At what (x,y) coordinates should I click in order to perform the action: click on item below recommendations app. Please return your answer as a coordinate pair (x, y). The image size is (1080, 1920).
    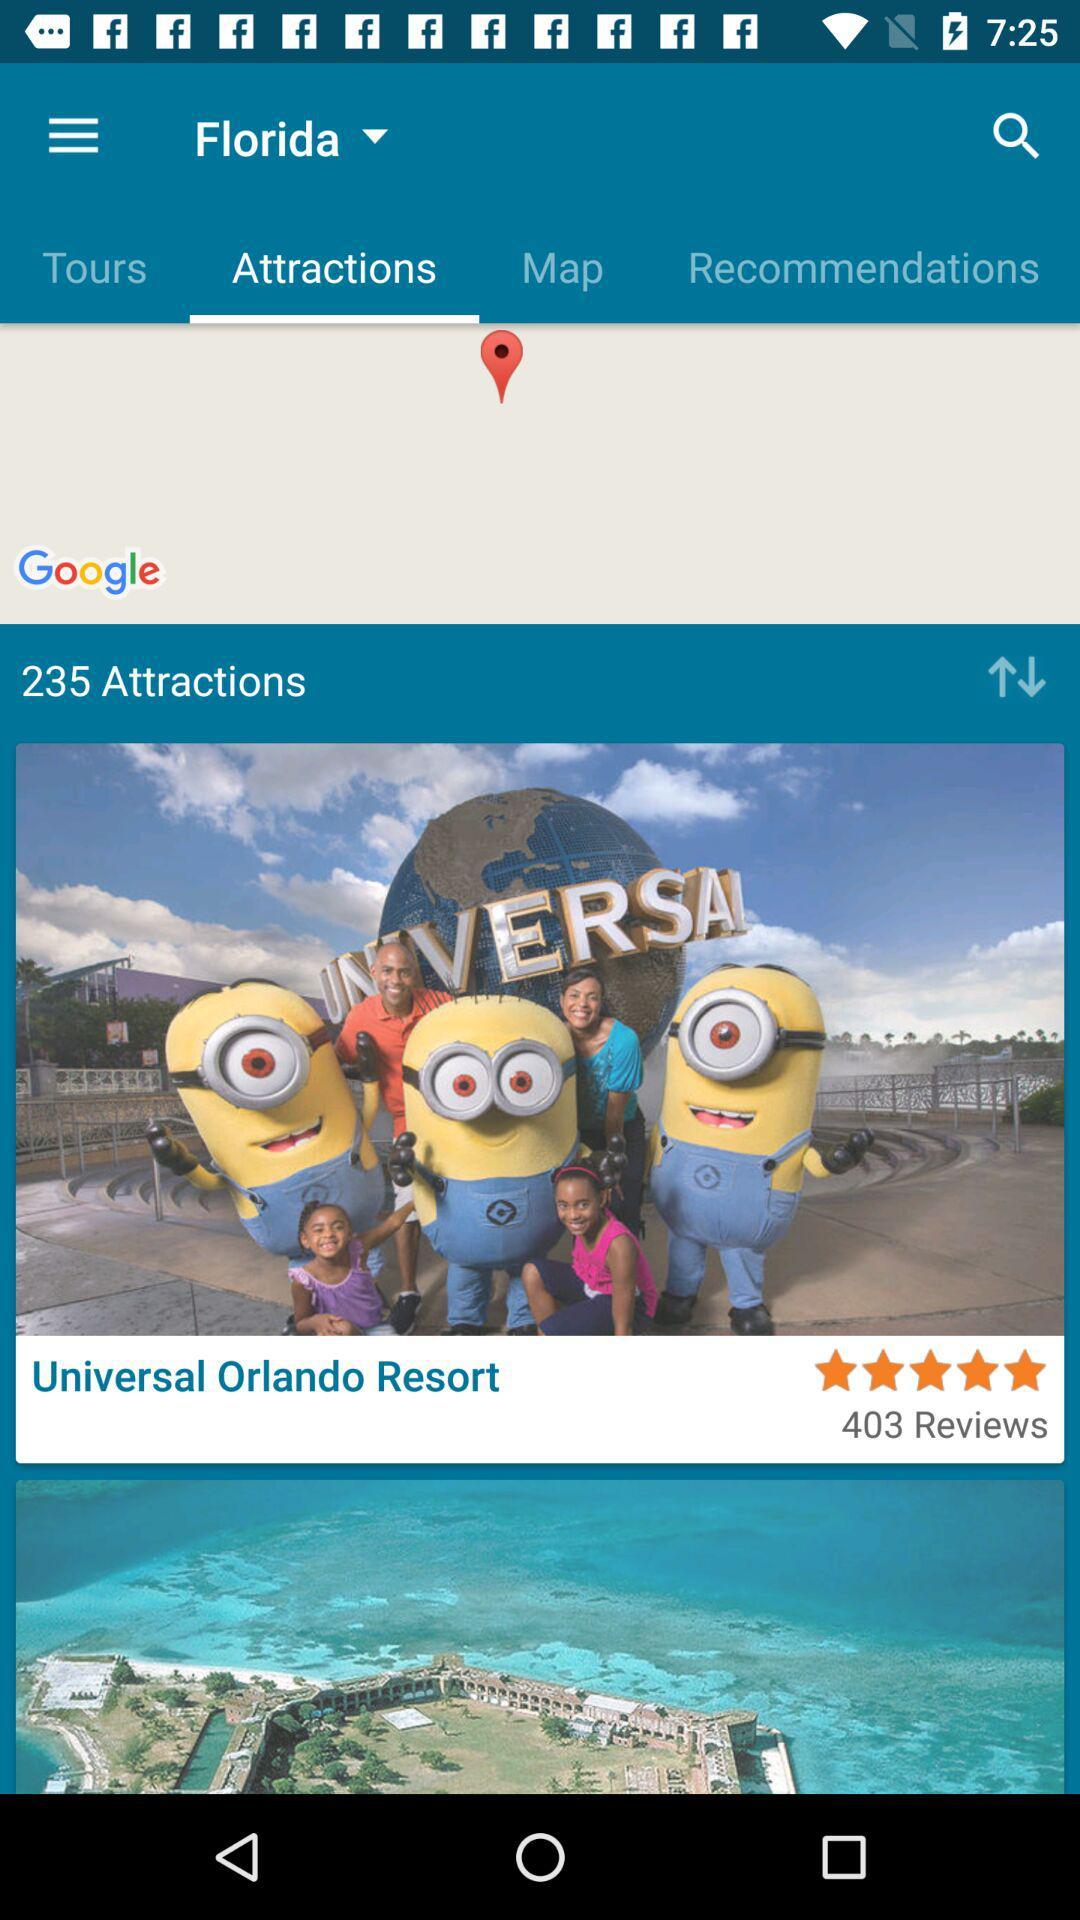
    Looking at the image, I should click on (1011, 679).